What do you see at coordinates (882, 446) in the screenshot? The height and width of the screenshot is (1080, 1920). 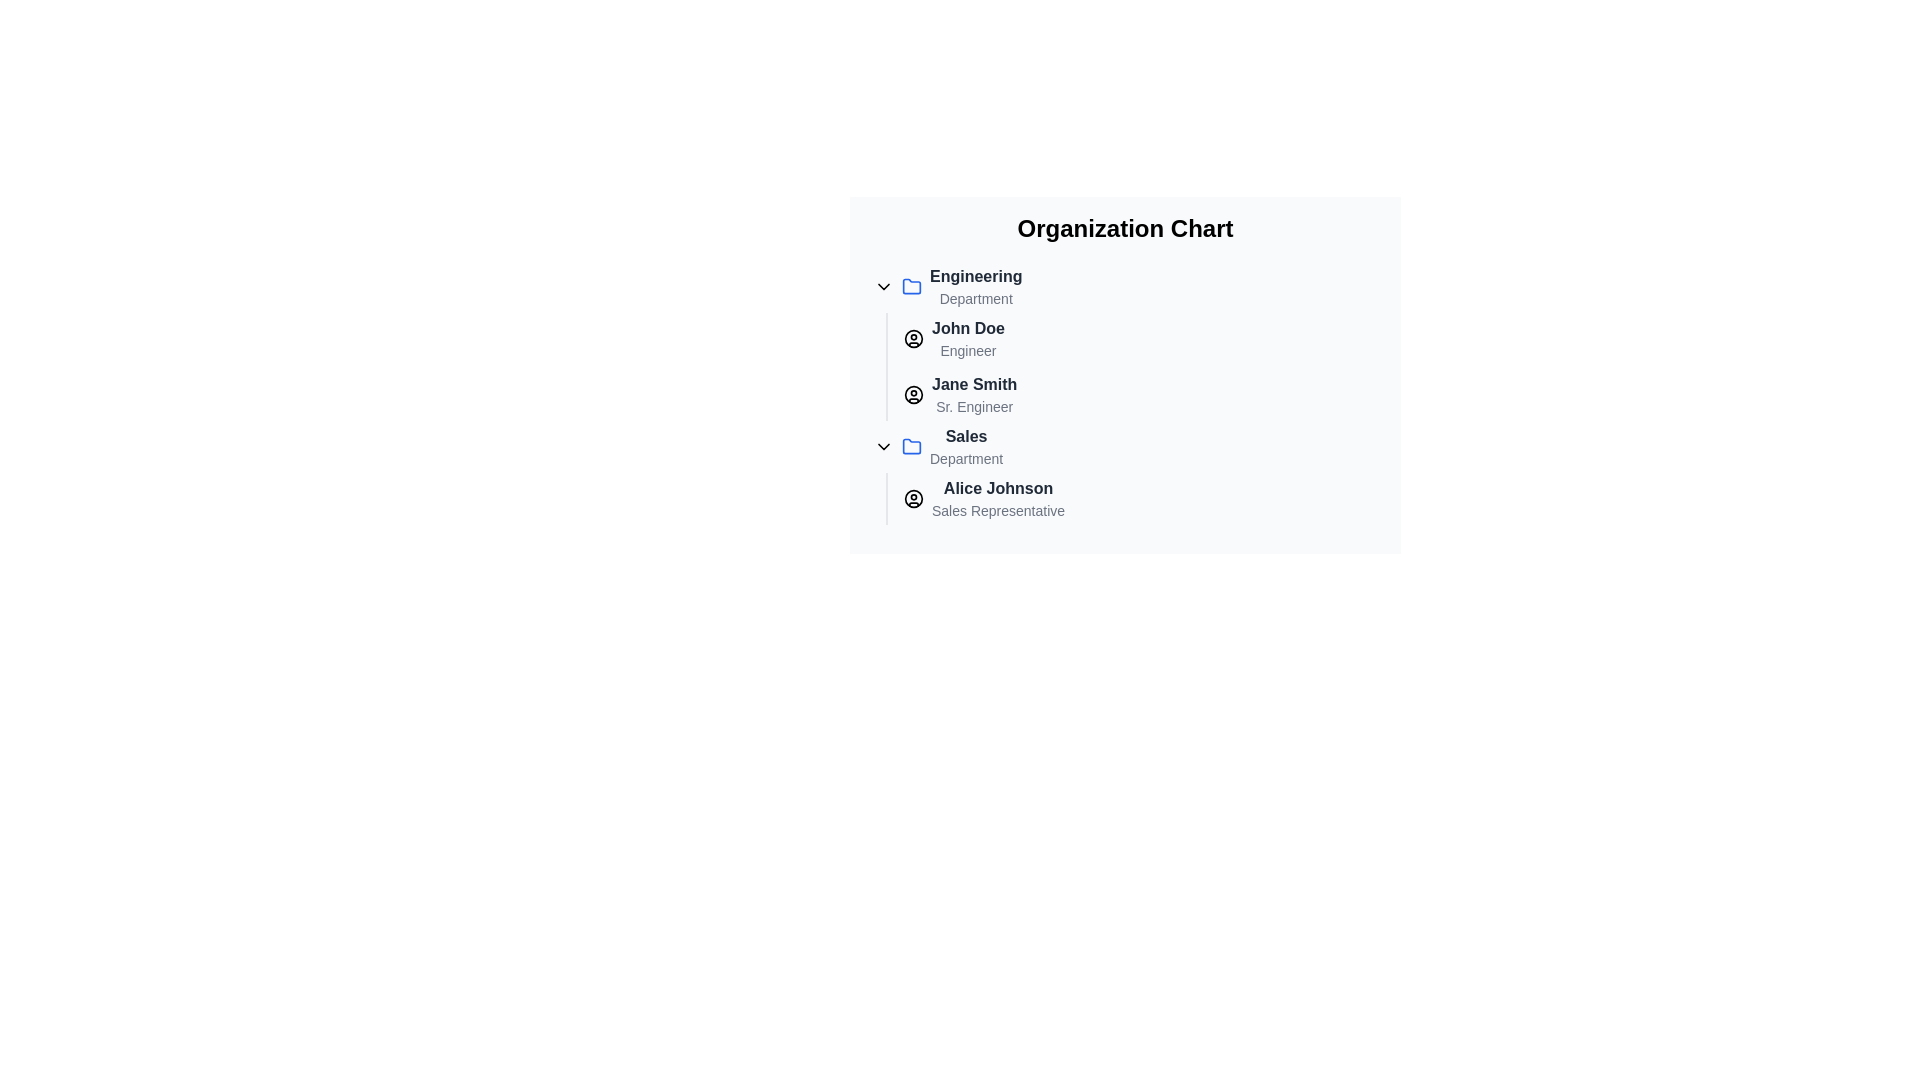 I see `the toggle button located to the left of the 'Sales' label` at bounding box center [882, 446].